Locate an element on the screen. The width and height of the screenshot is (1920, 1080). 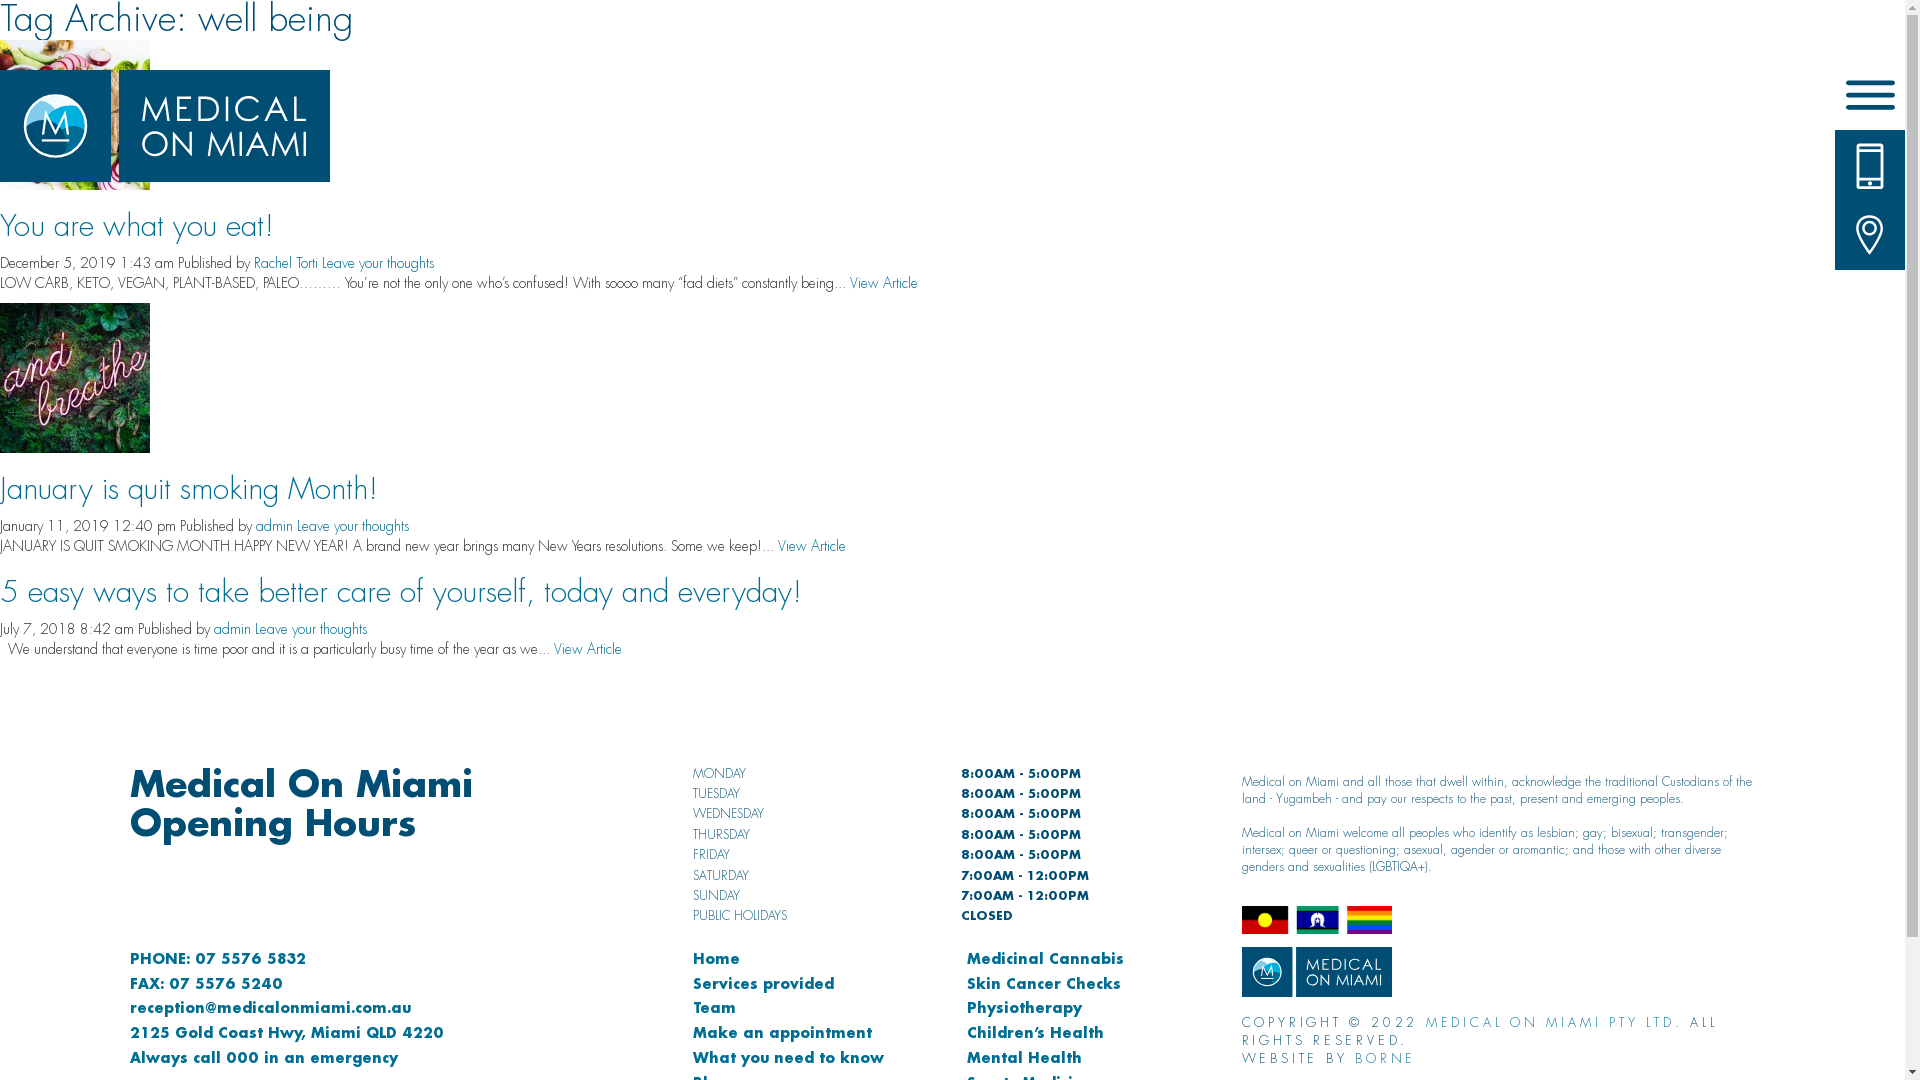
'Always call 000 in an emergency' is located at coordinates (263, 1056).